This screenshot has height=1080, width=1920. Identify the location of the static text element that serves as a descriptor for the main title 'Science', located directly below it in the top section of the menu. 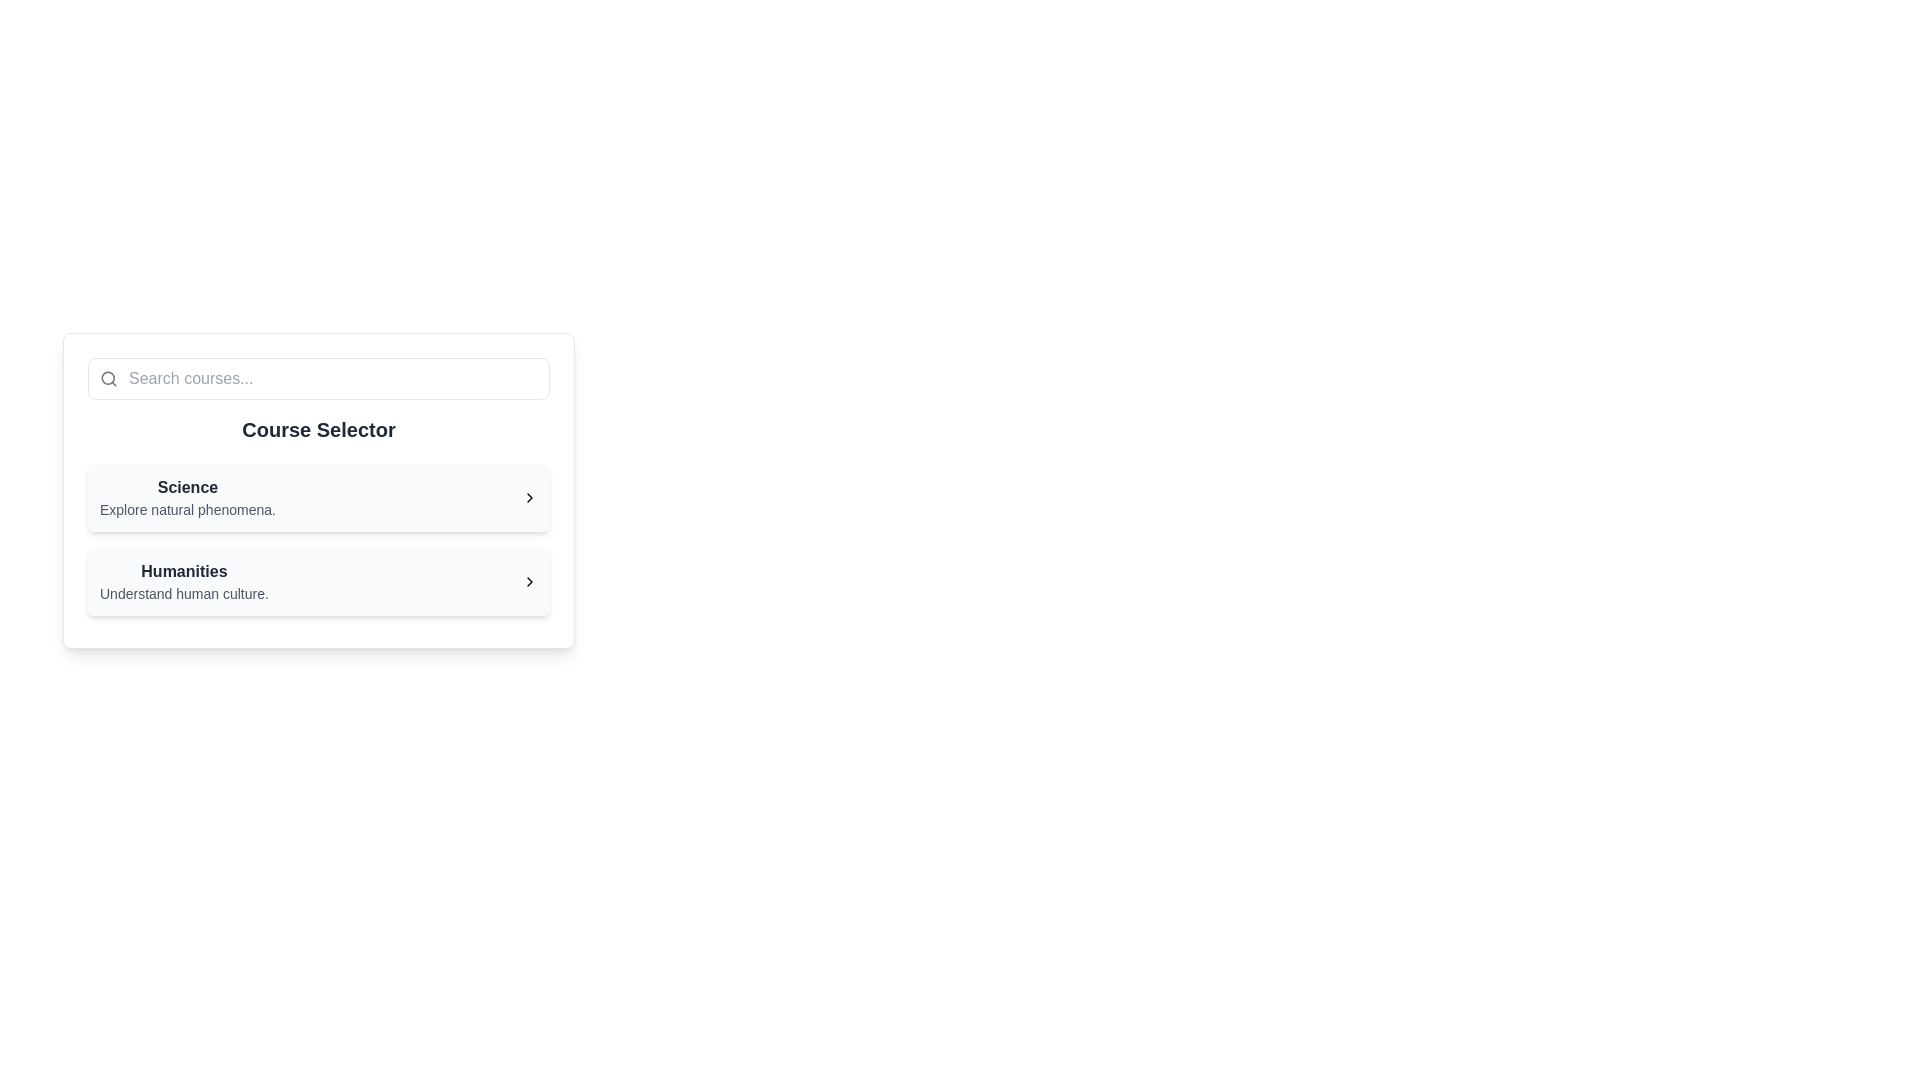
(187, 508).